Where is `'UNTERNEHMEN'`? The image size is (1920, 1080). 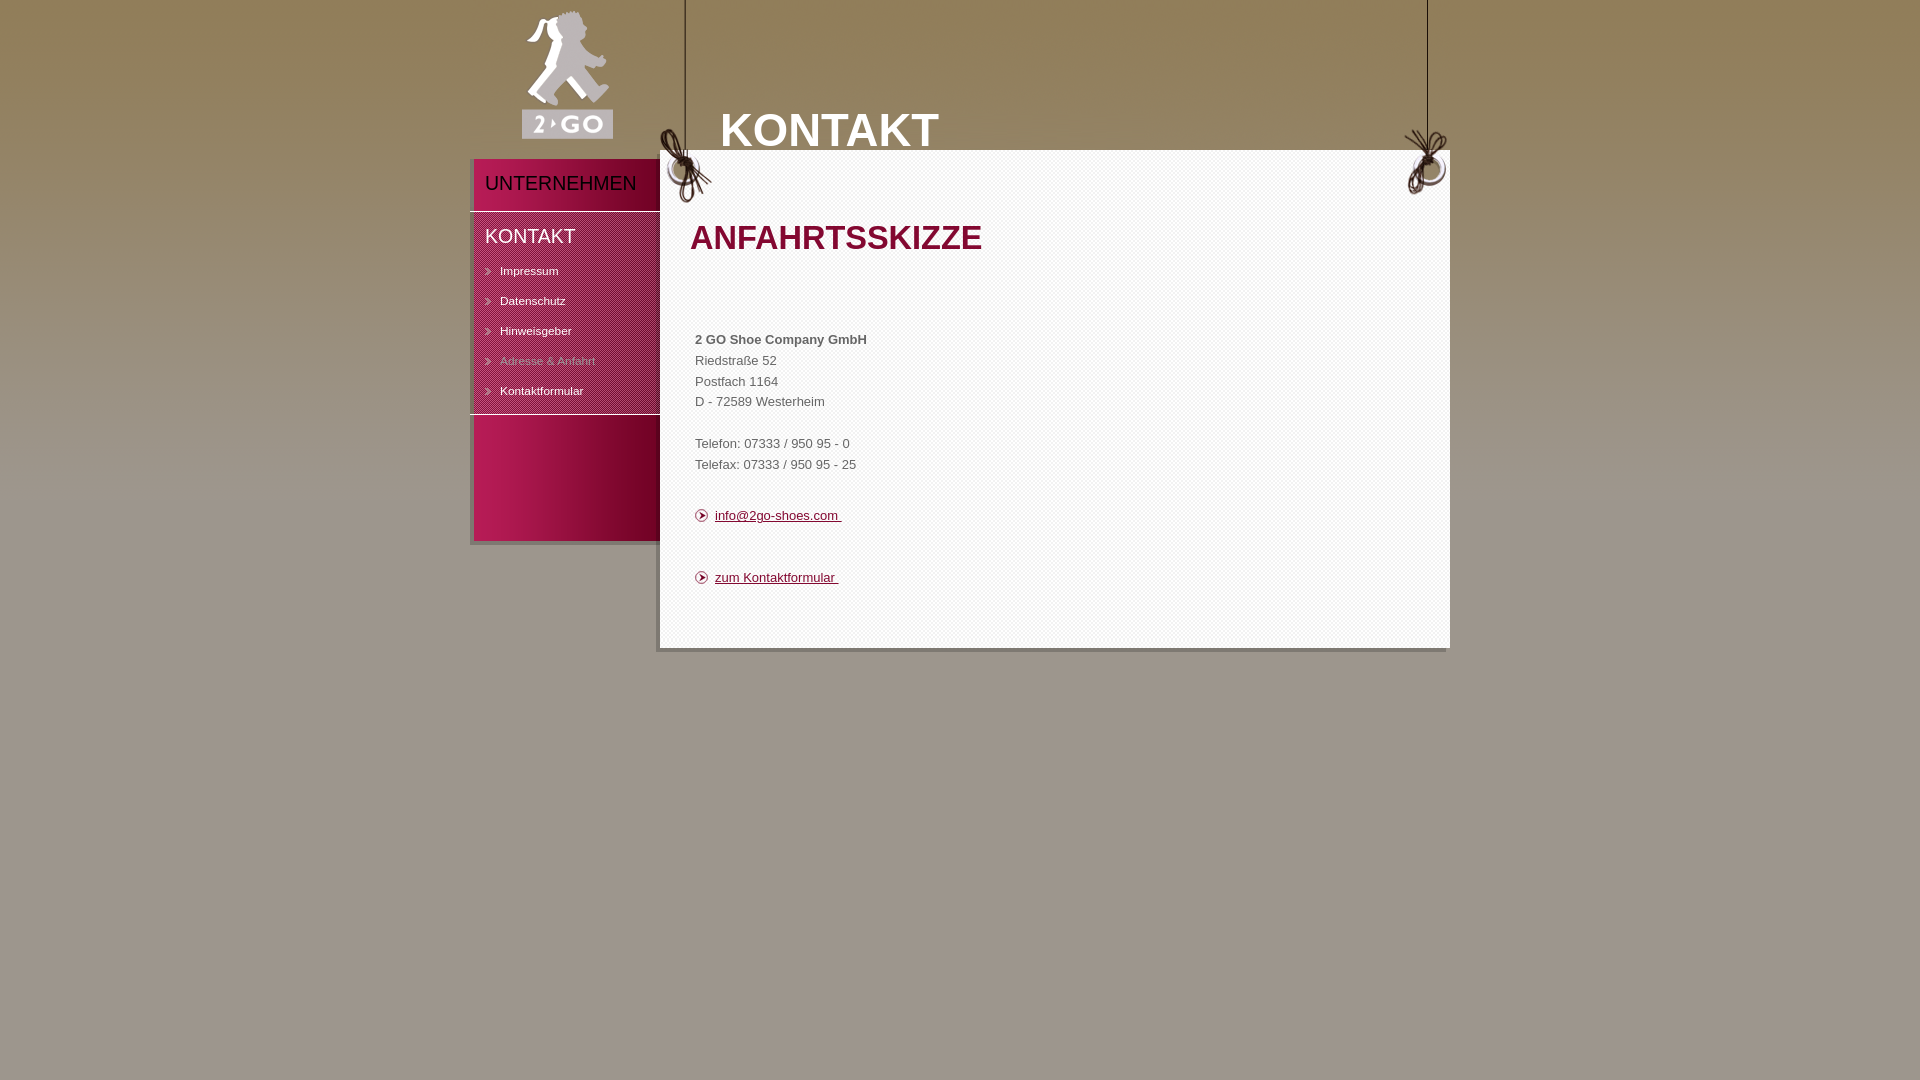 'UNTERNEHMEN' is located at coordinates (564, 185).